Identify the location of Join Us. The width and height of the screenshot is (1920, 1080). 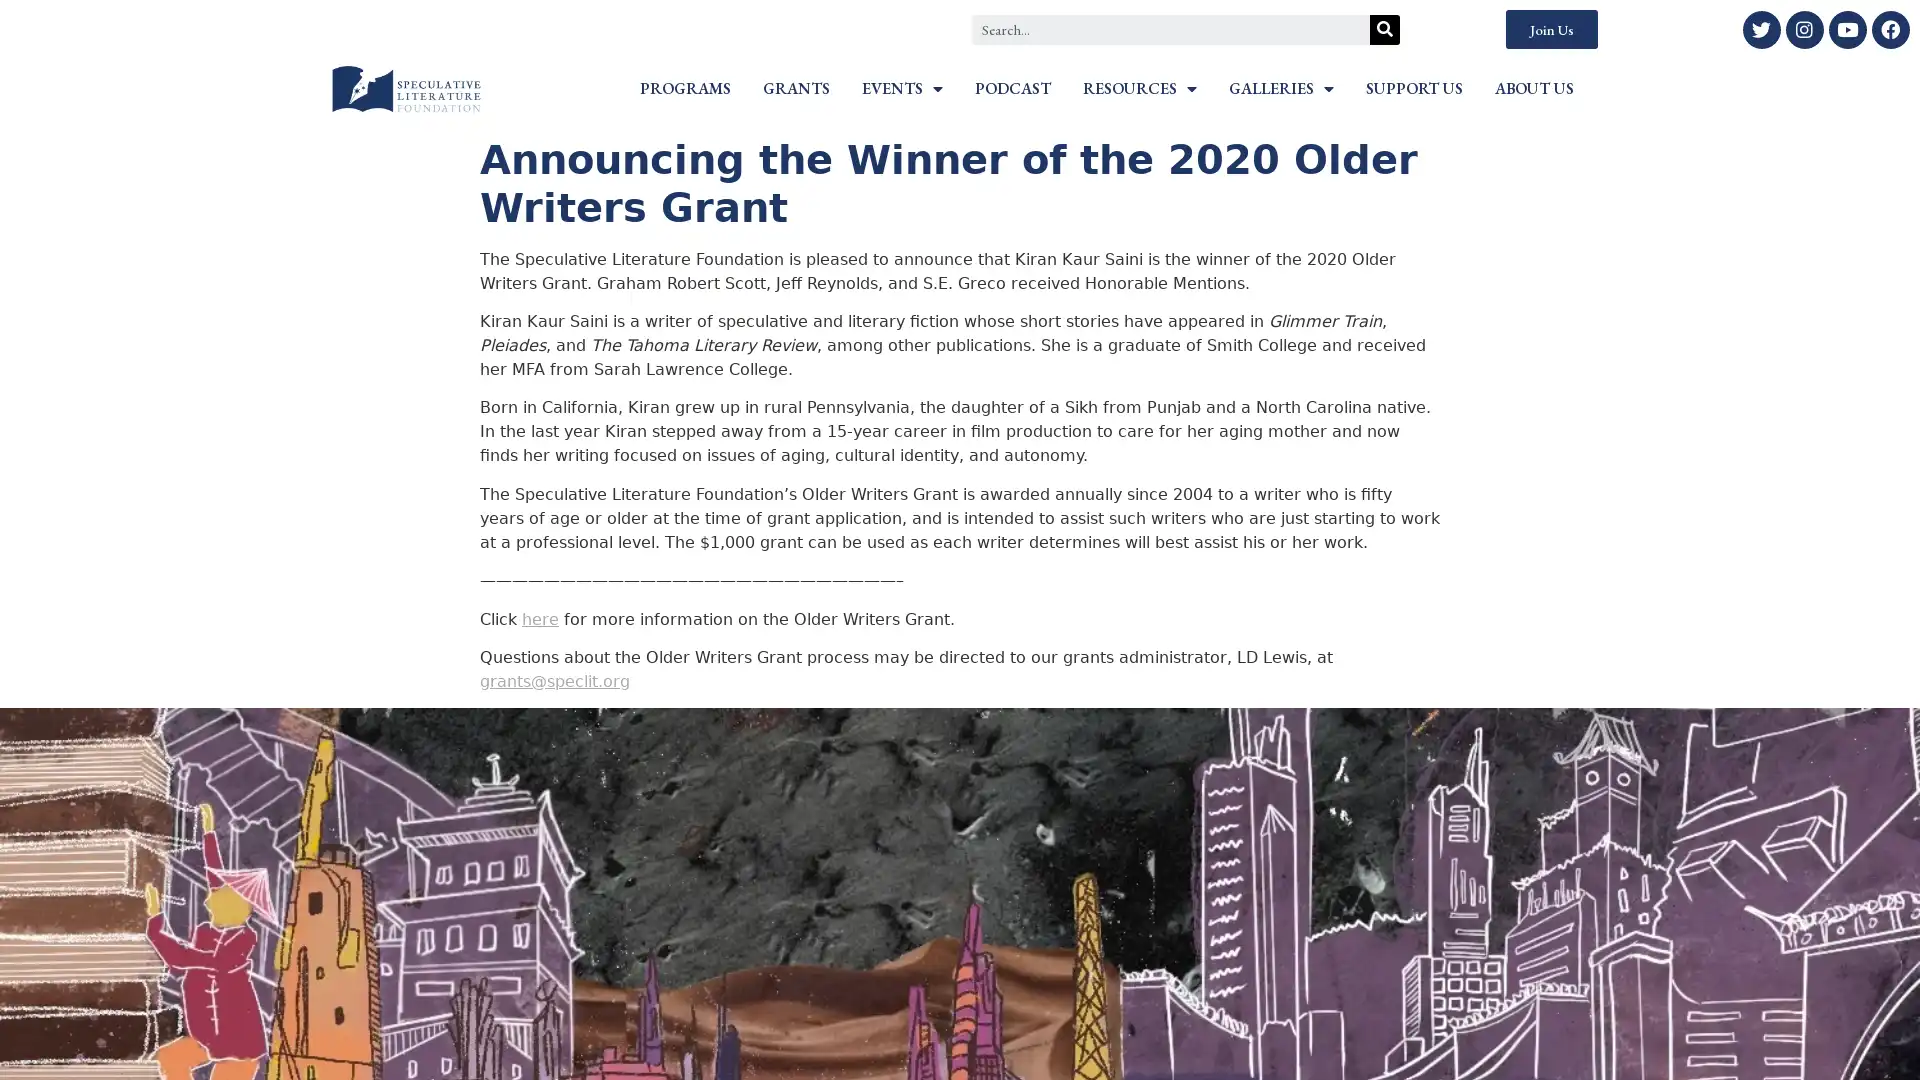
(1550, 29).